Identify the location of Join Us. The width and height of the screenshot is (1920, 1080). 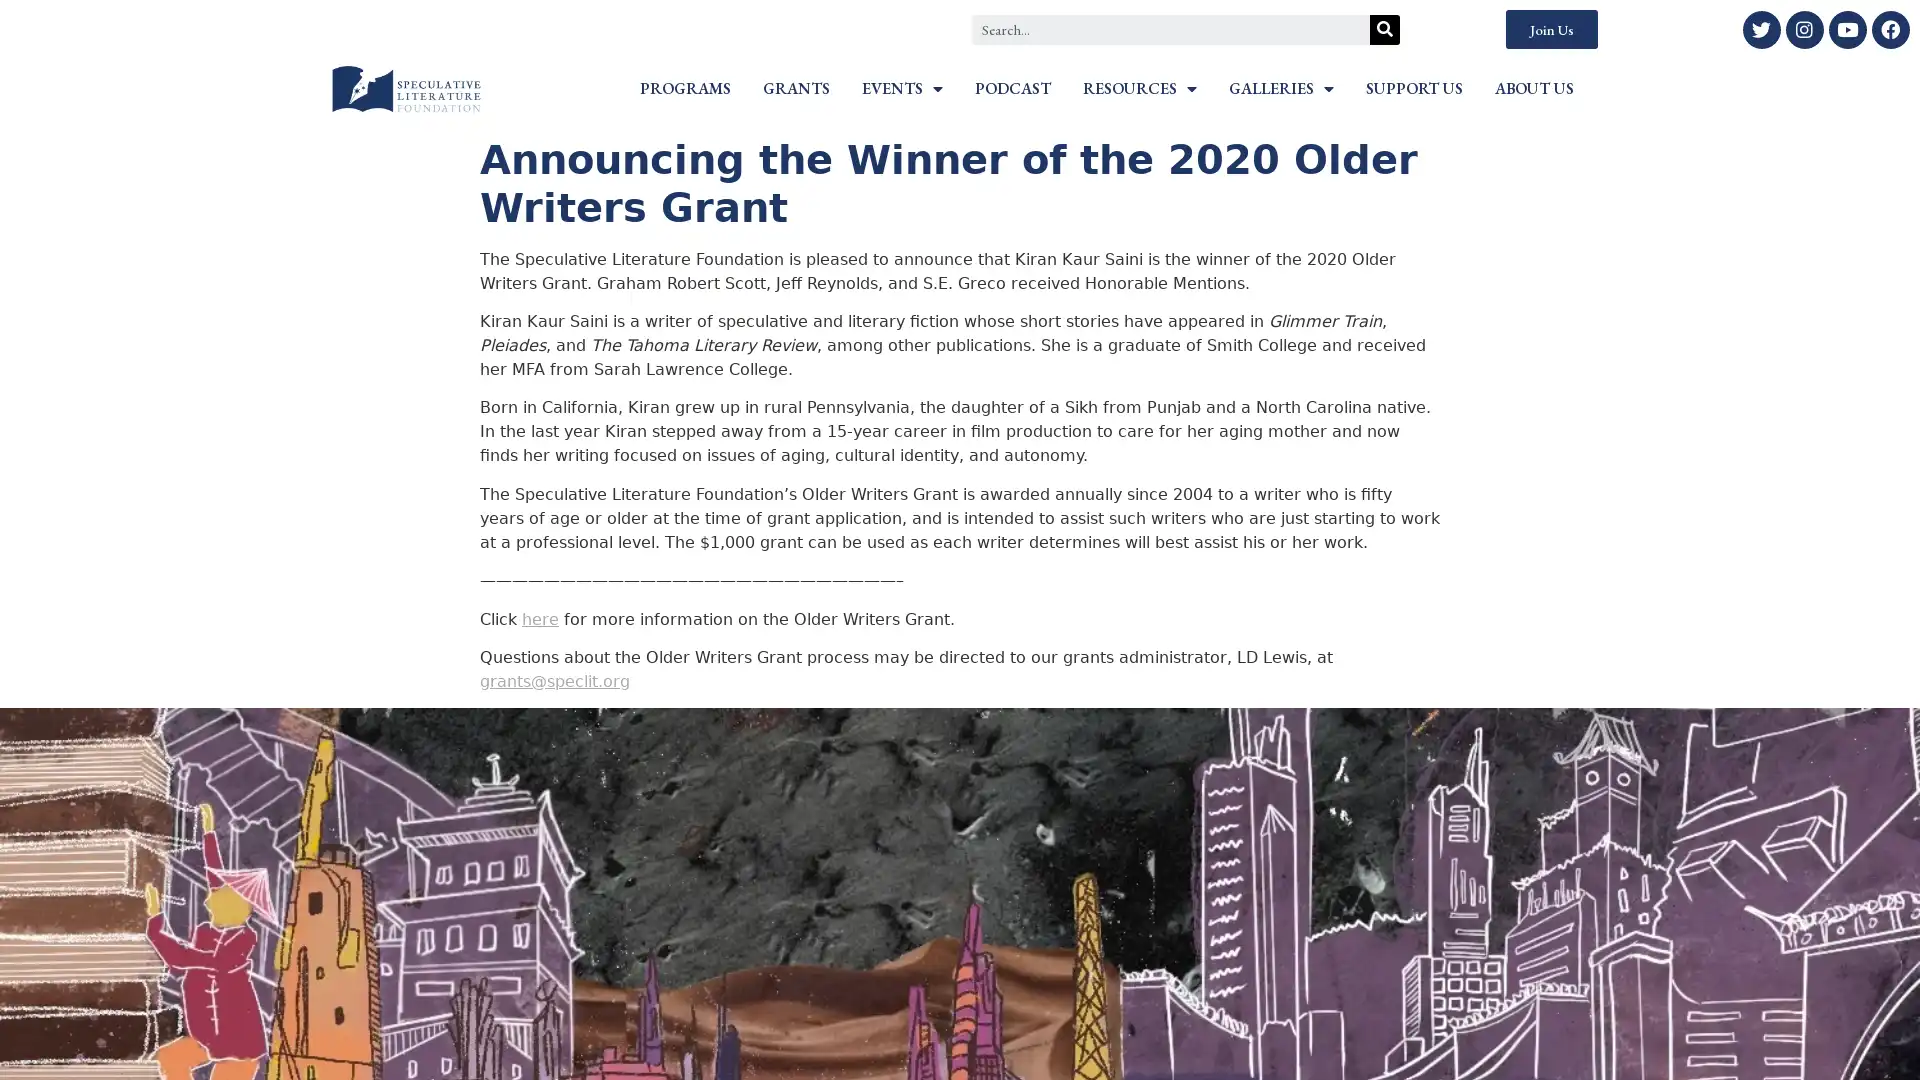
(1550, 29).